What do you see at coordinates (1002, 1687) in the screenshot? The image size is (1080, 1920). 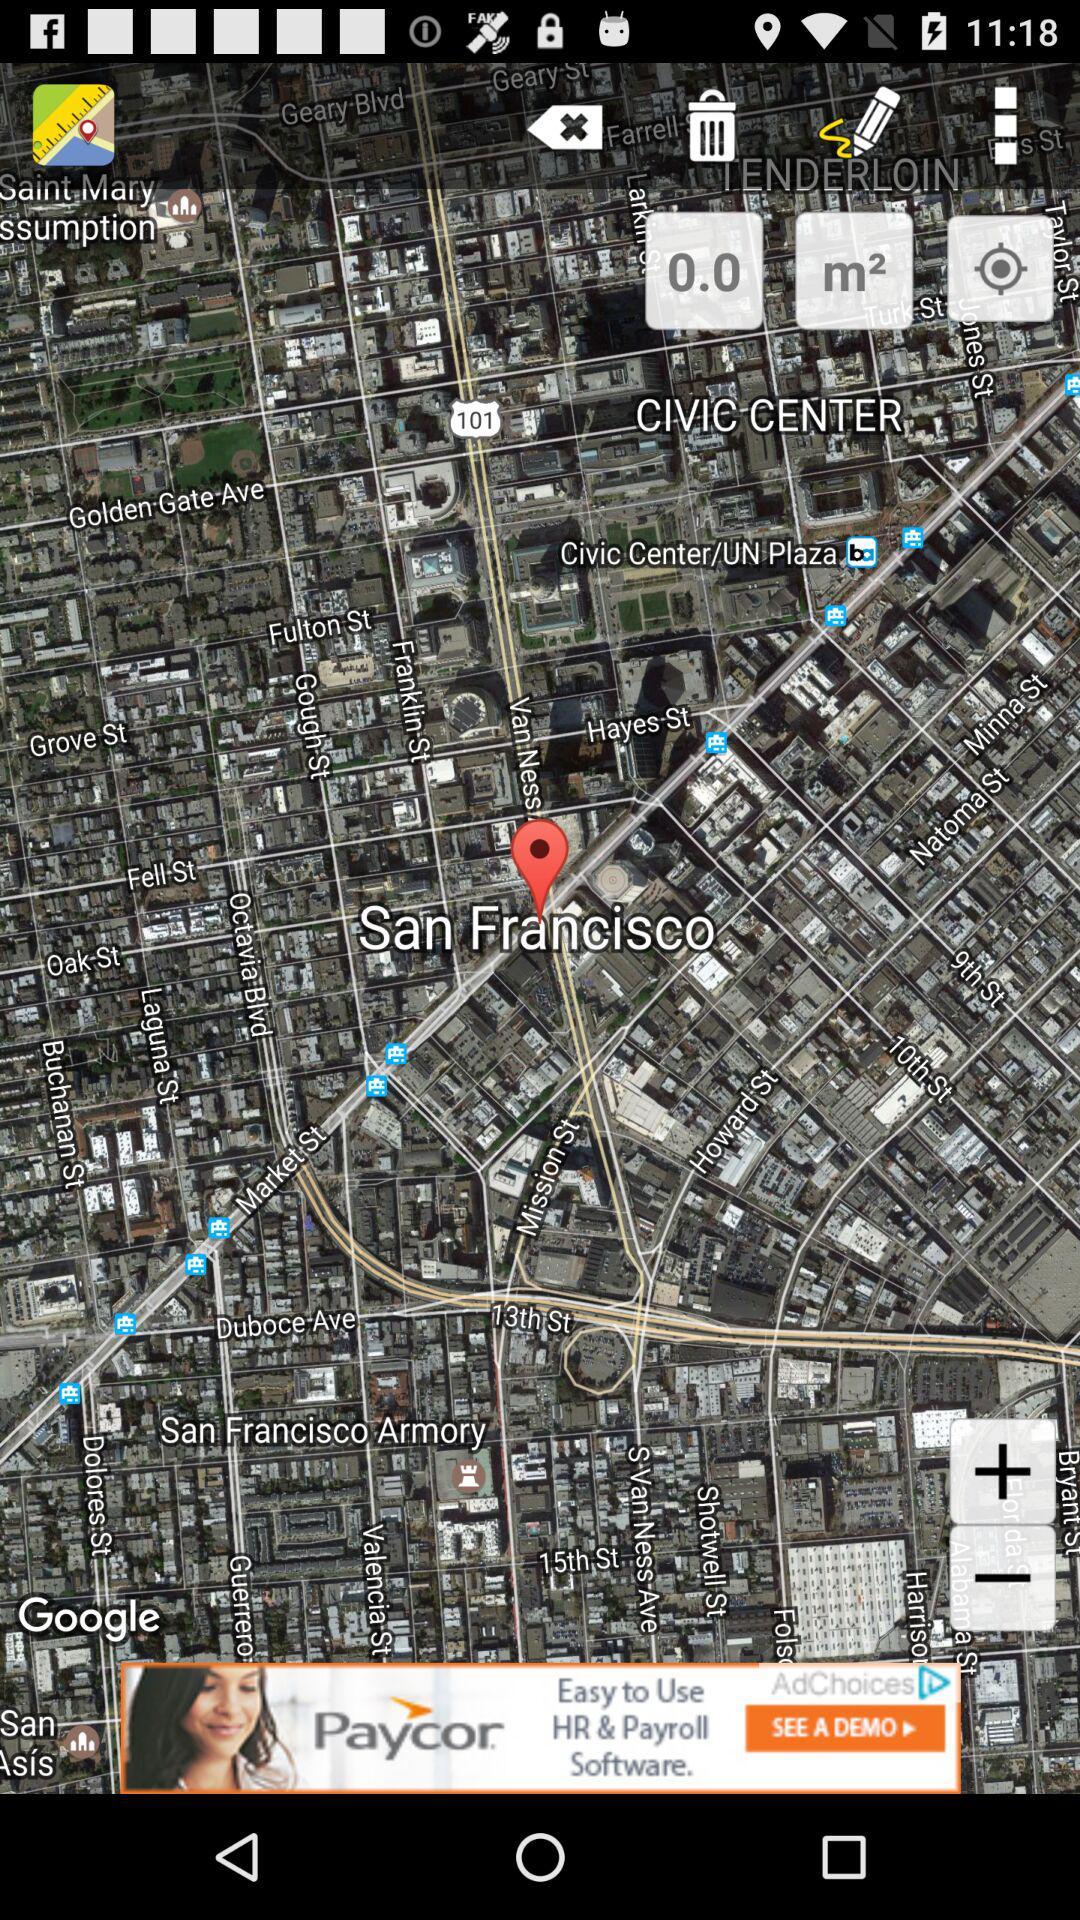 I see `the zoom_out icon` at bounding box center [1002, 1687].